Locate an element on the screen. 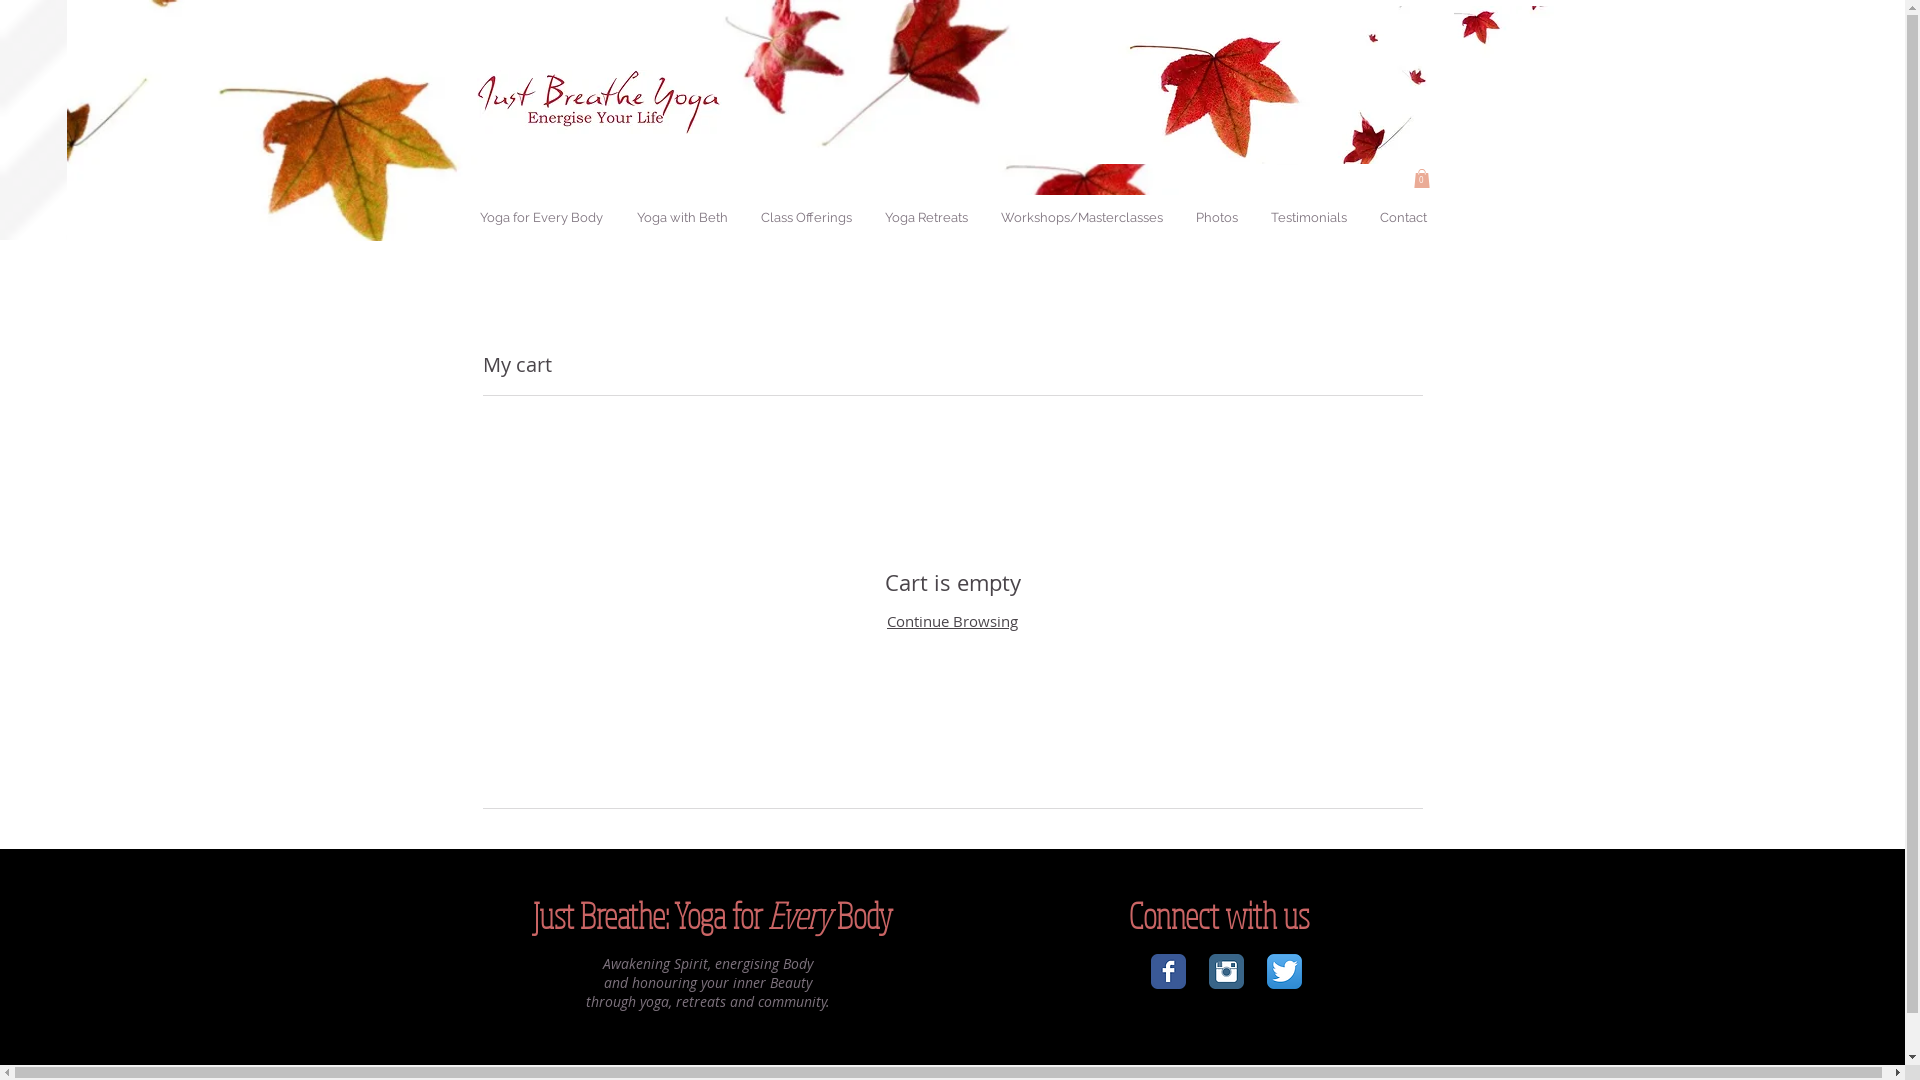  'Testimonials' is located at coordinates (1308, 218).